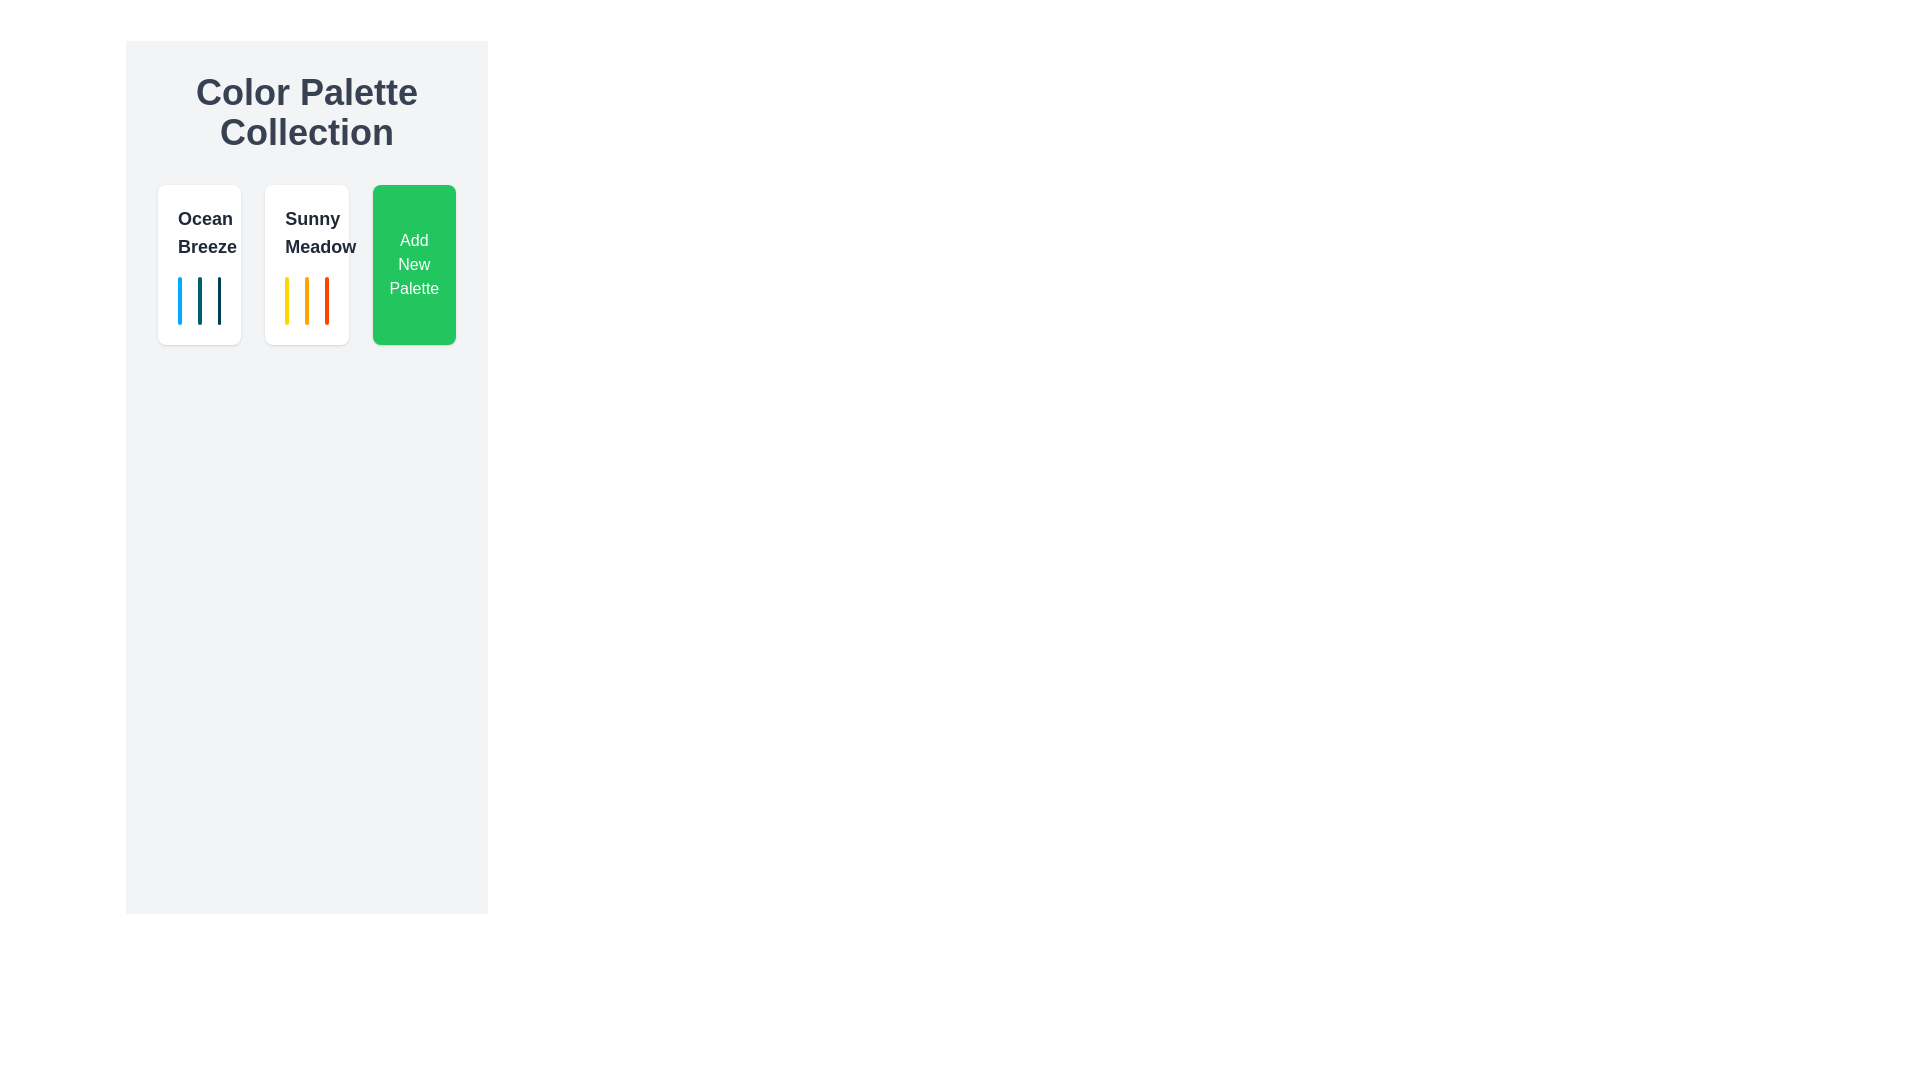 Image resolution: width=1920 pixels, height=1080 pixels. Describe the element at coordinates (413, 264) in the screenshot. I see `the 'Add New Palette' button` at that location.